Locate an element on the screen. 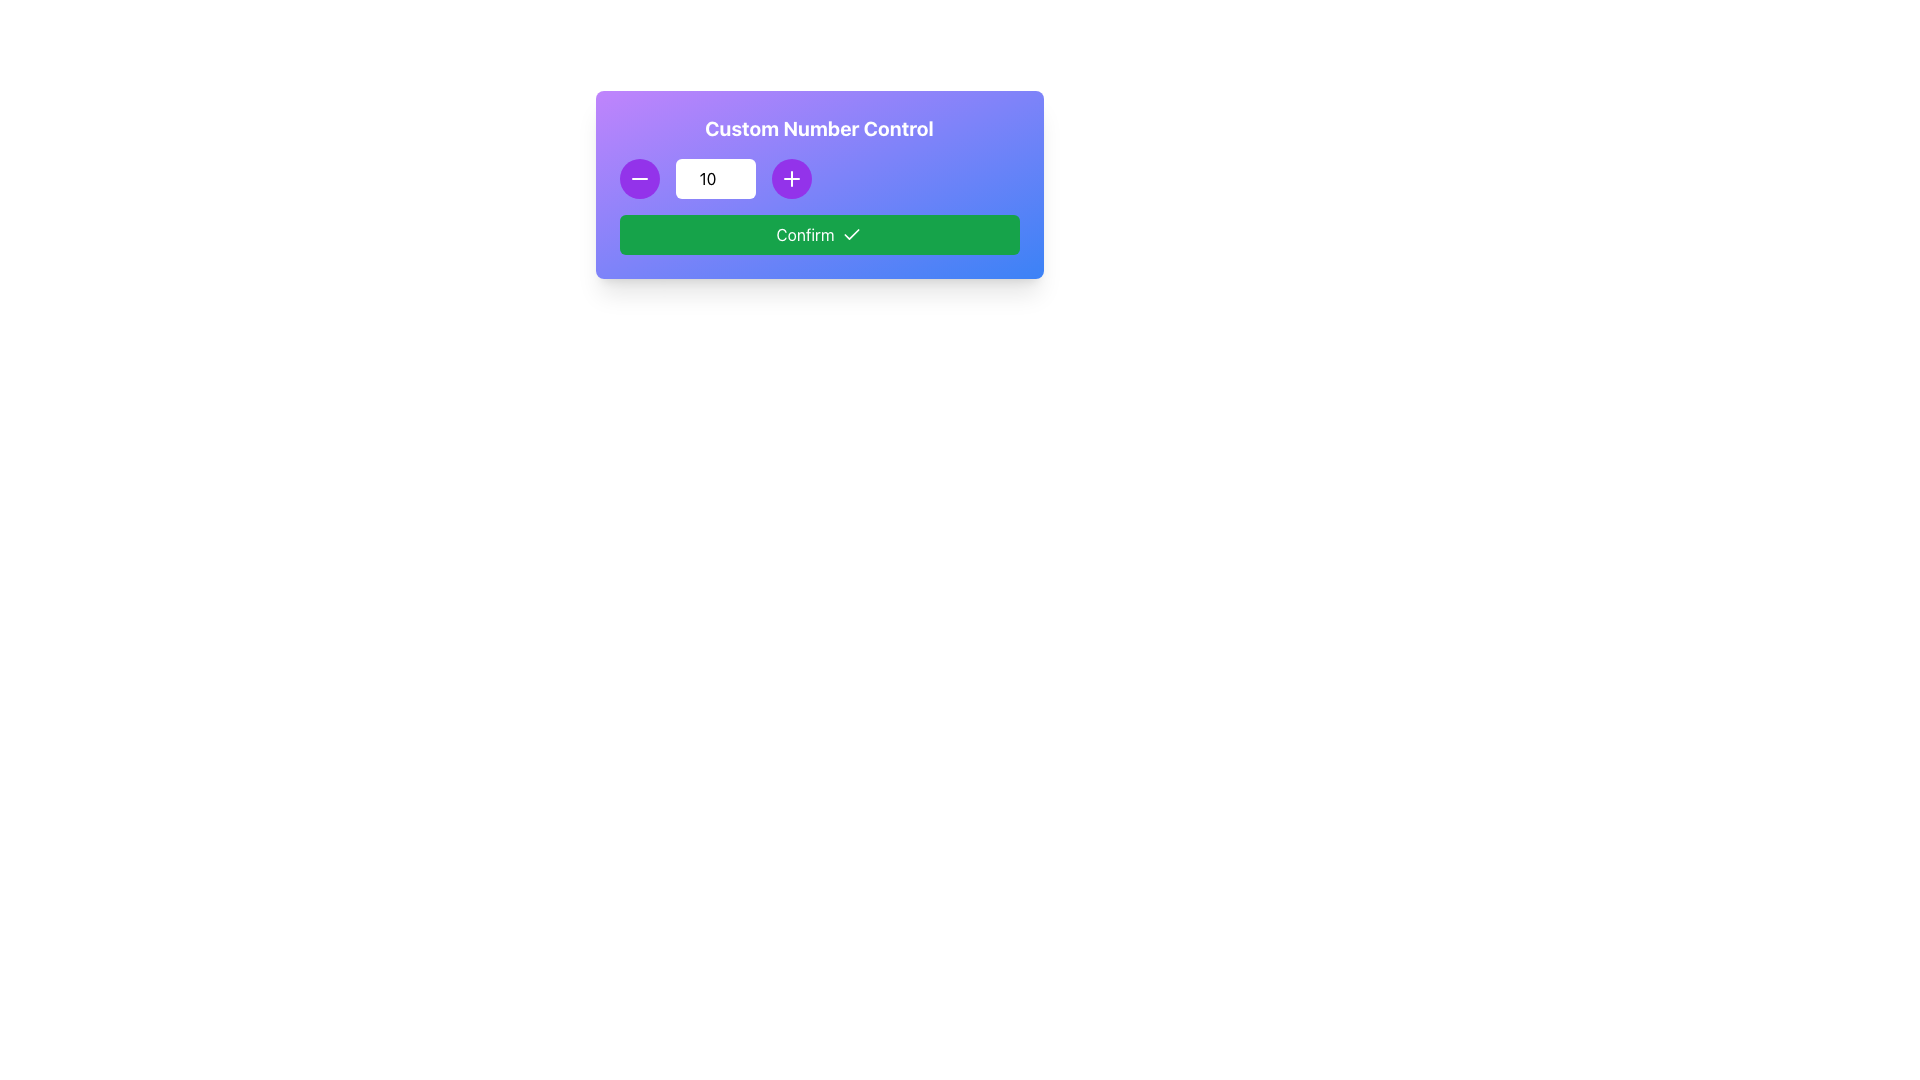  the green 'Confirm' button with rounded corners located at the bottom of the 'Custom Number Control' card is located at coordinates (819, 234).